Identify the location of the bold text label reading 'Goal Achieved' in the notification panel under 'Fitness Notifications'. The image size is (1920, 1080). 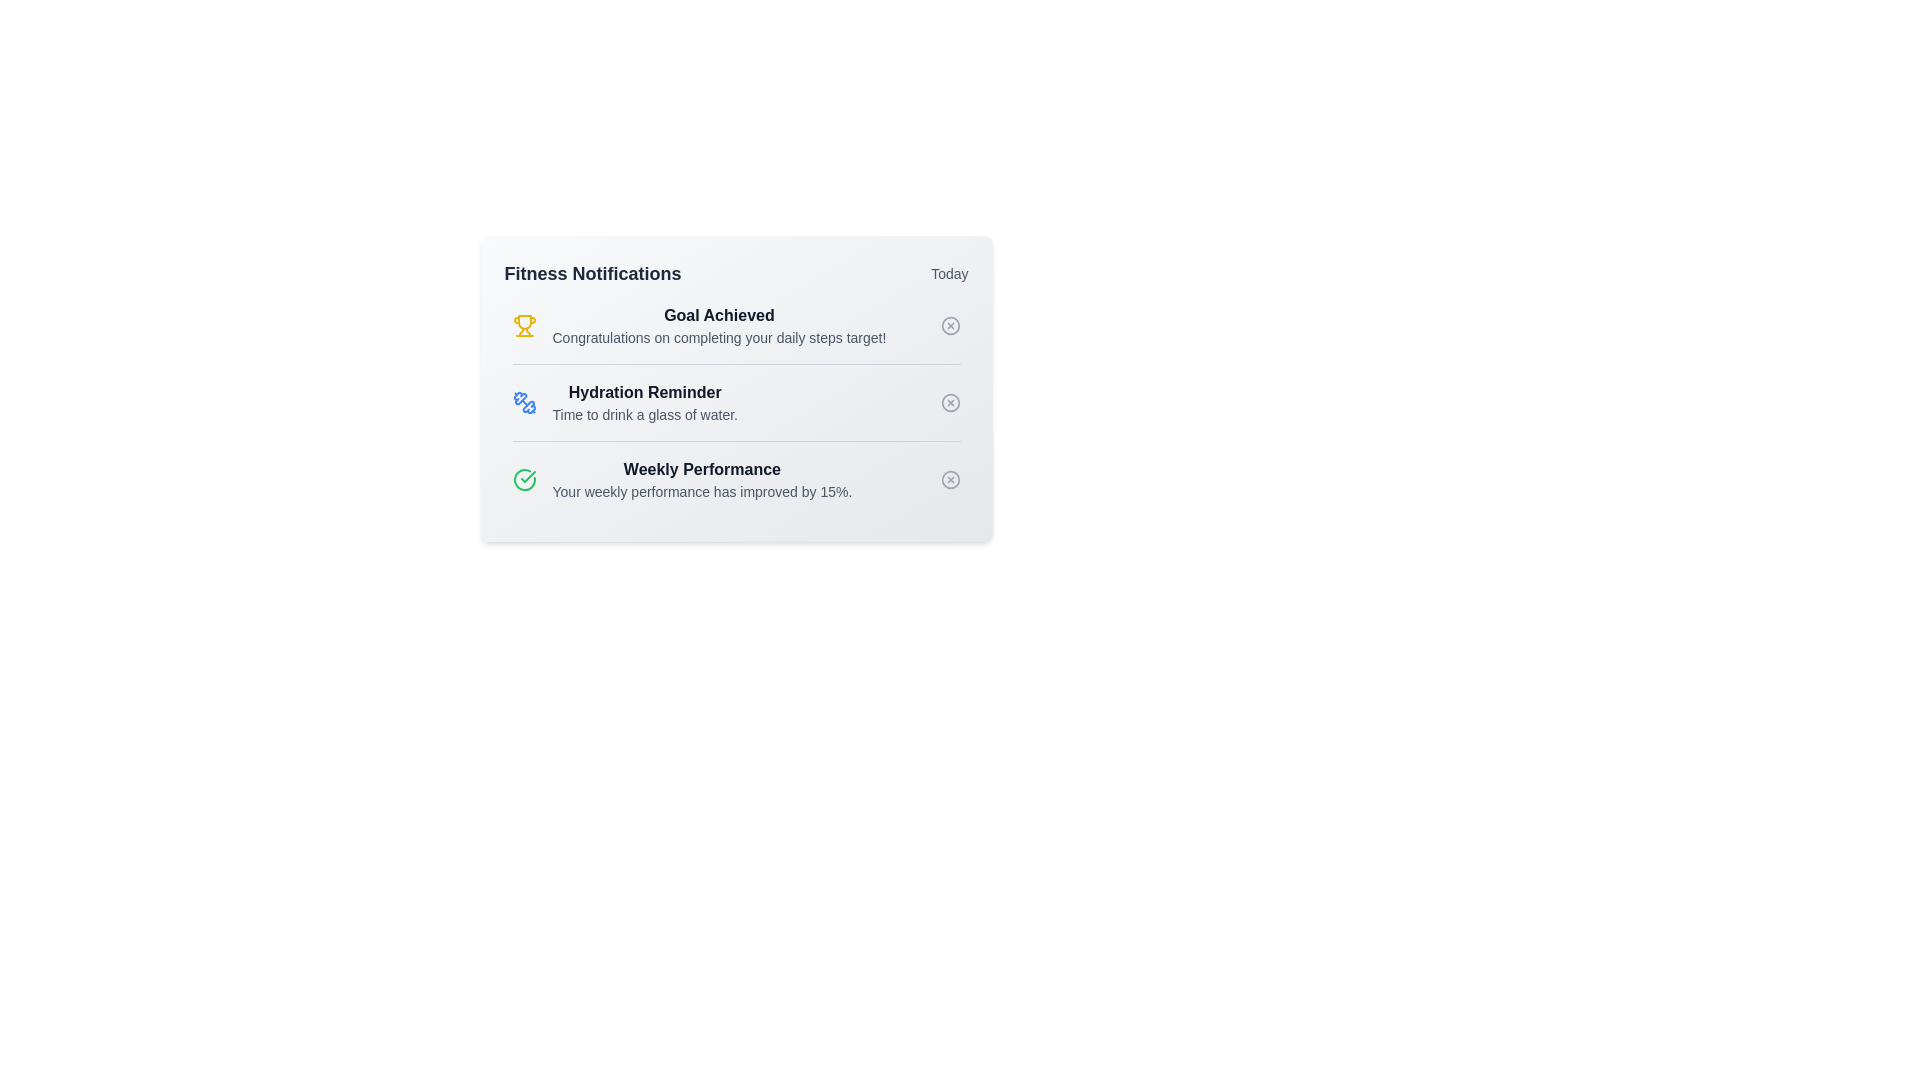
(719, 315).